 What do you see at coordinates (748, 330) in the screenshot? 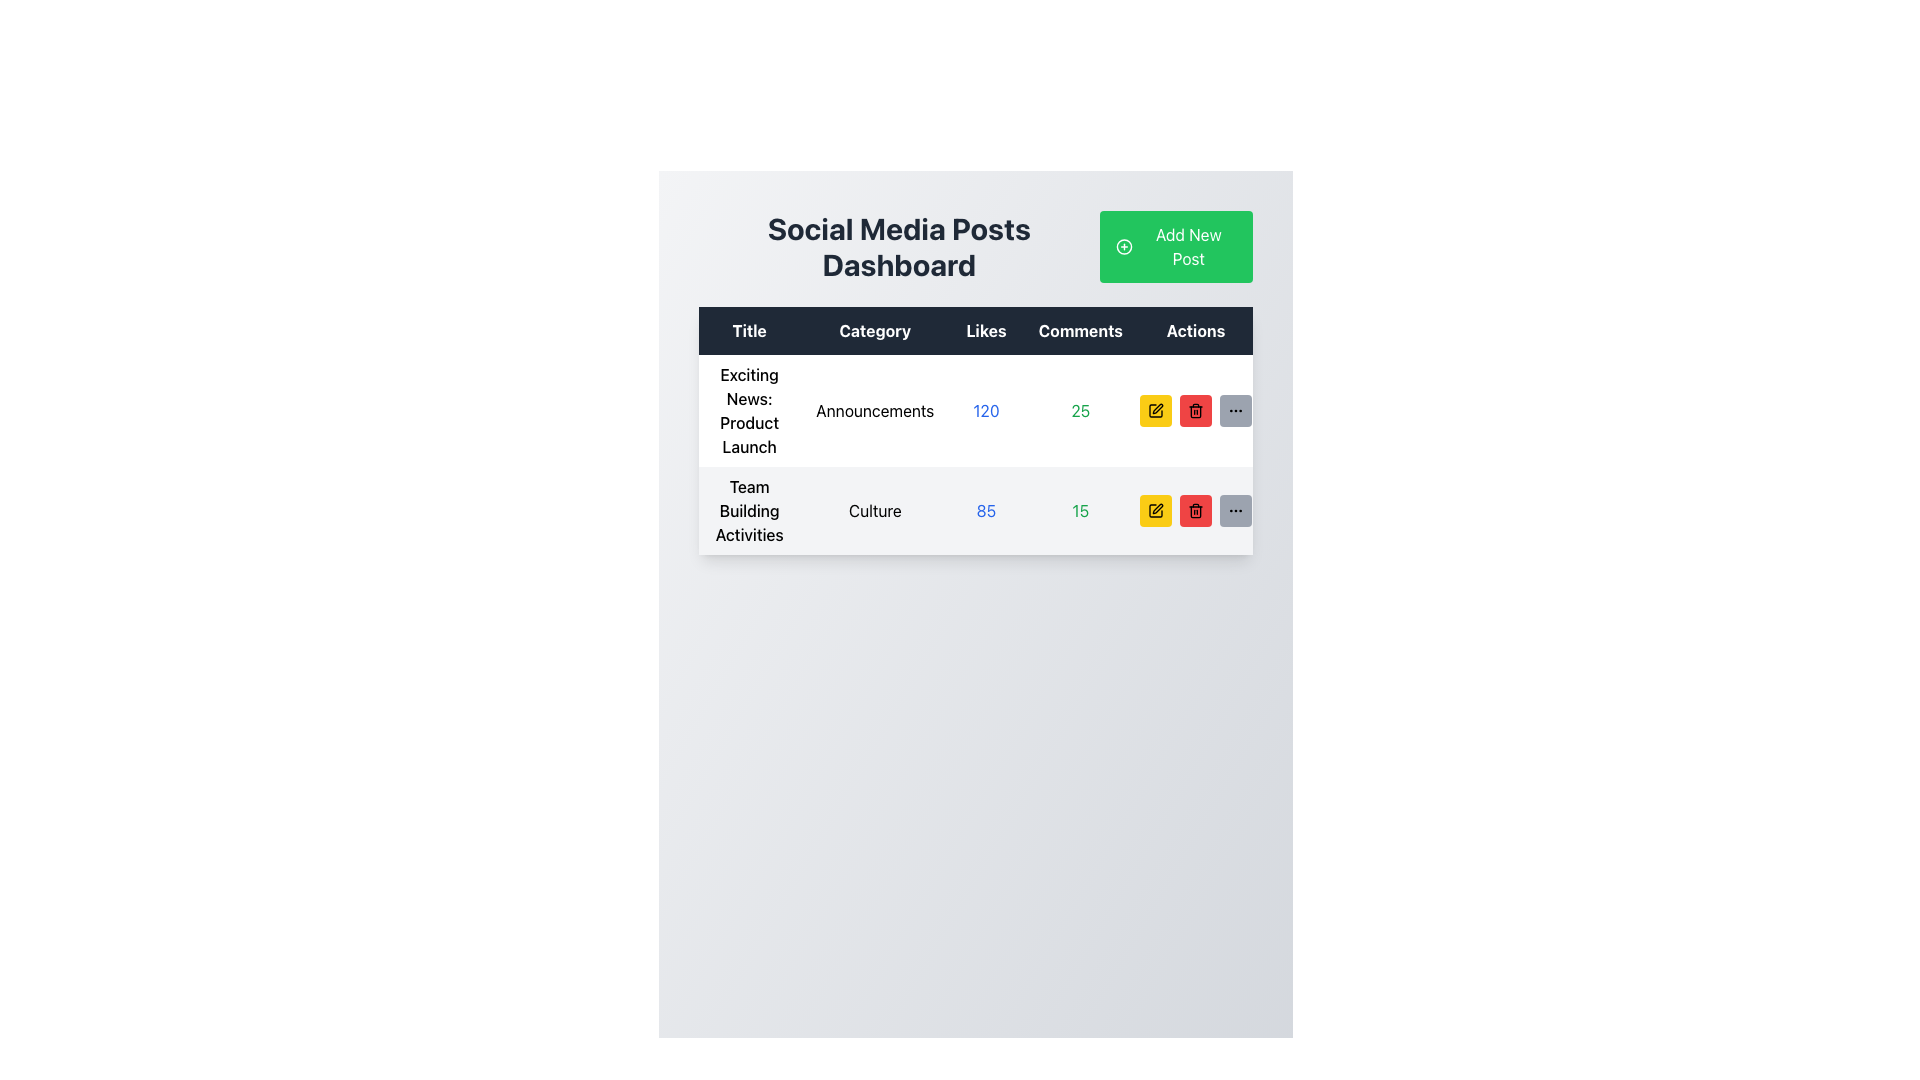
I see `header text label located at the leftmost side of the header row, which indicates the content type for the column below it in a table structure` at bounding box center [748, 330].